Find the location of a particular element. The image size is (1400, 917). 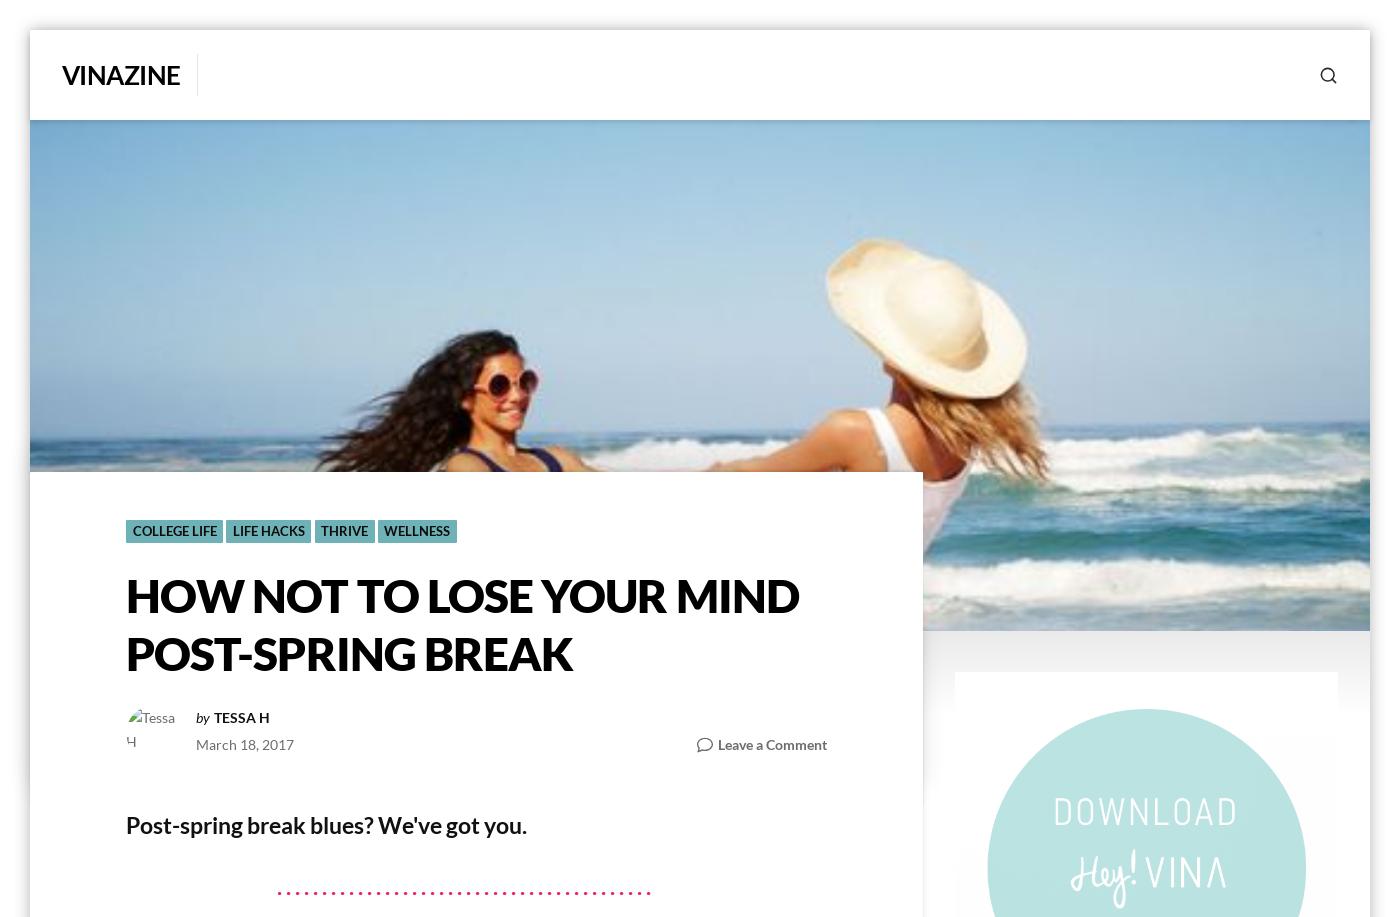

'March 18, 2017' is located at coordinates (244, 743).